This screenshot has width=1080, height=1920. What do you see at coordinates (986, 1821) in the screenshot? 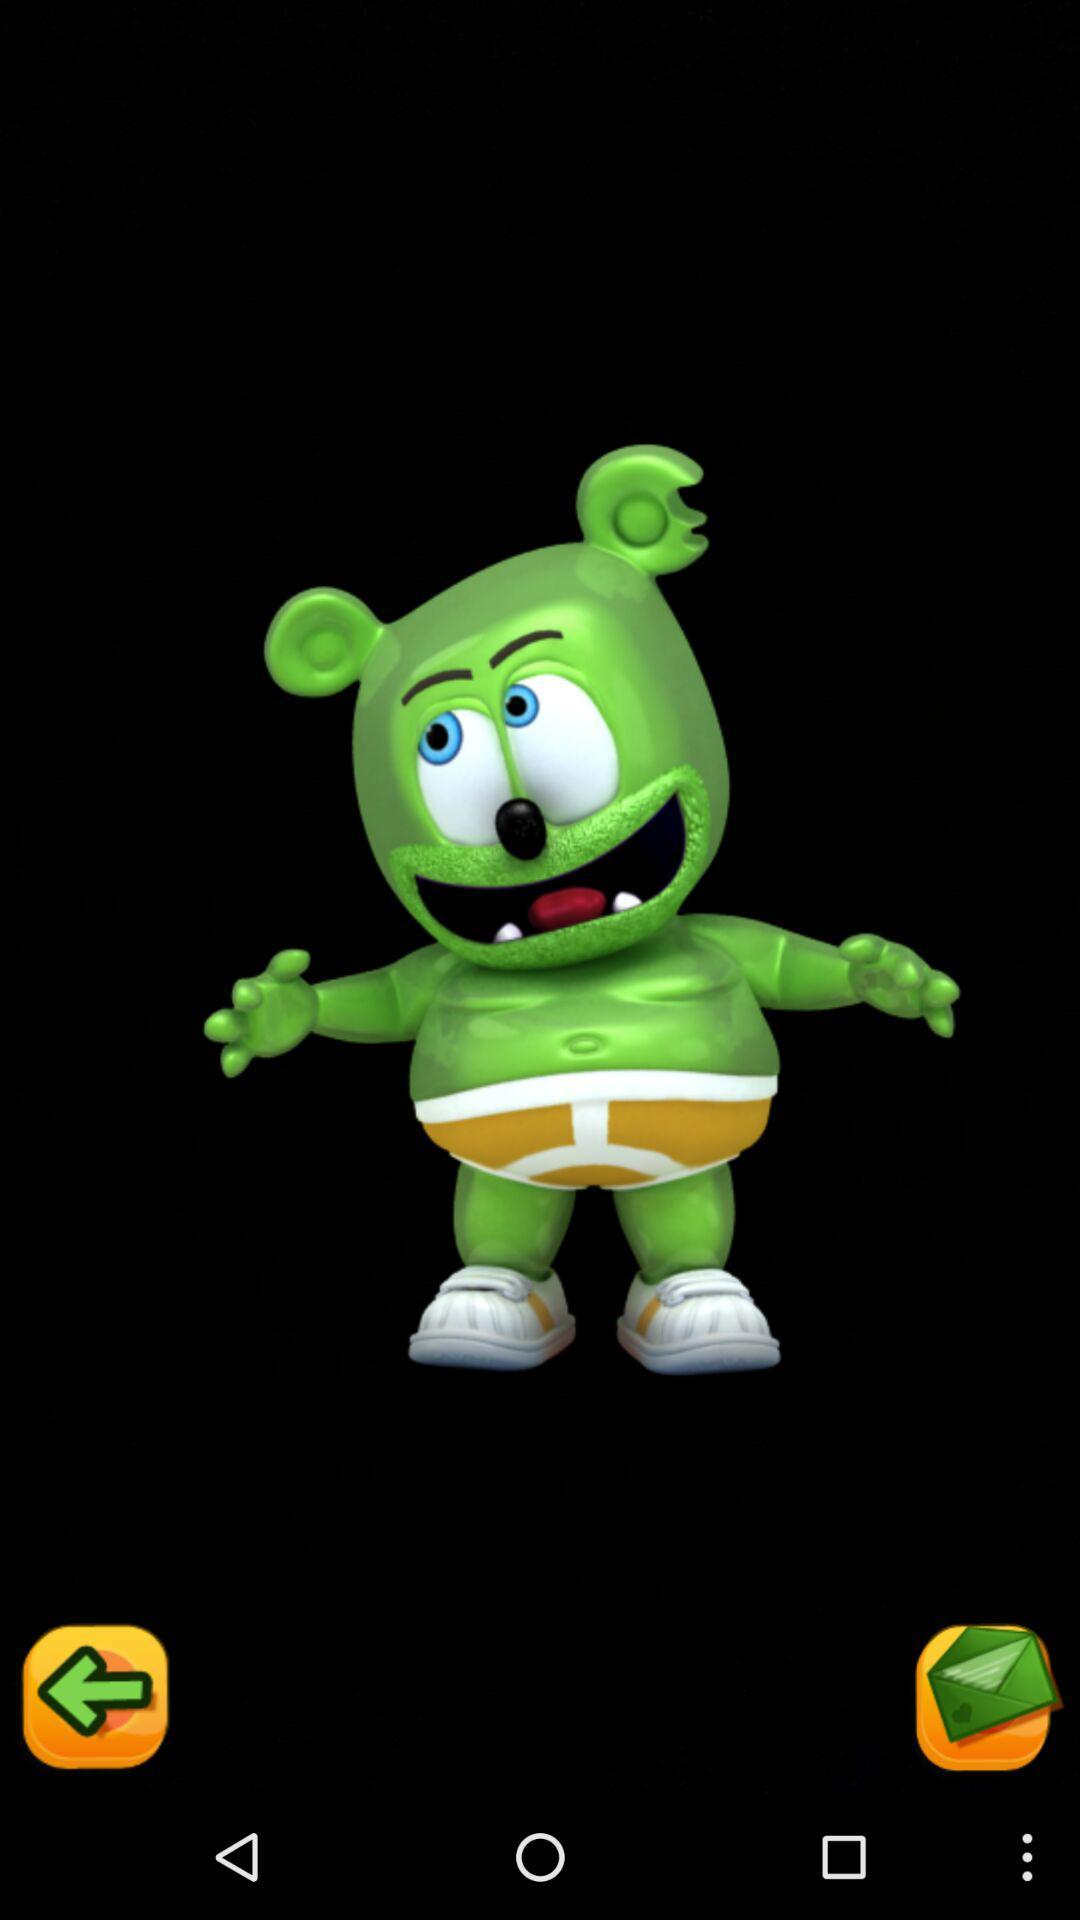
I see `the email icon` at bounding box center [986, 1821].